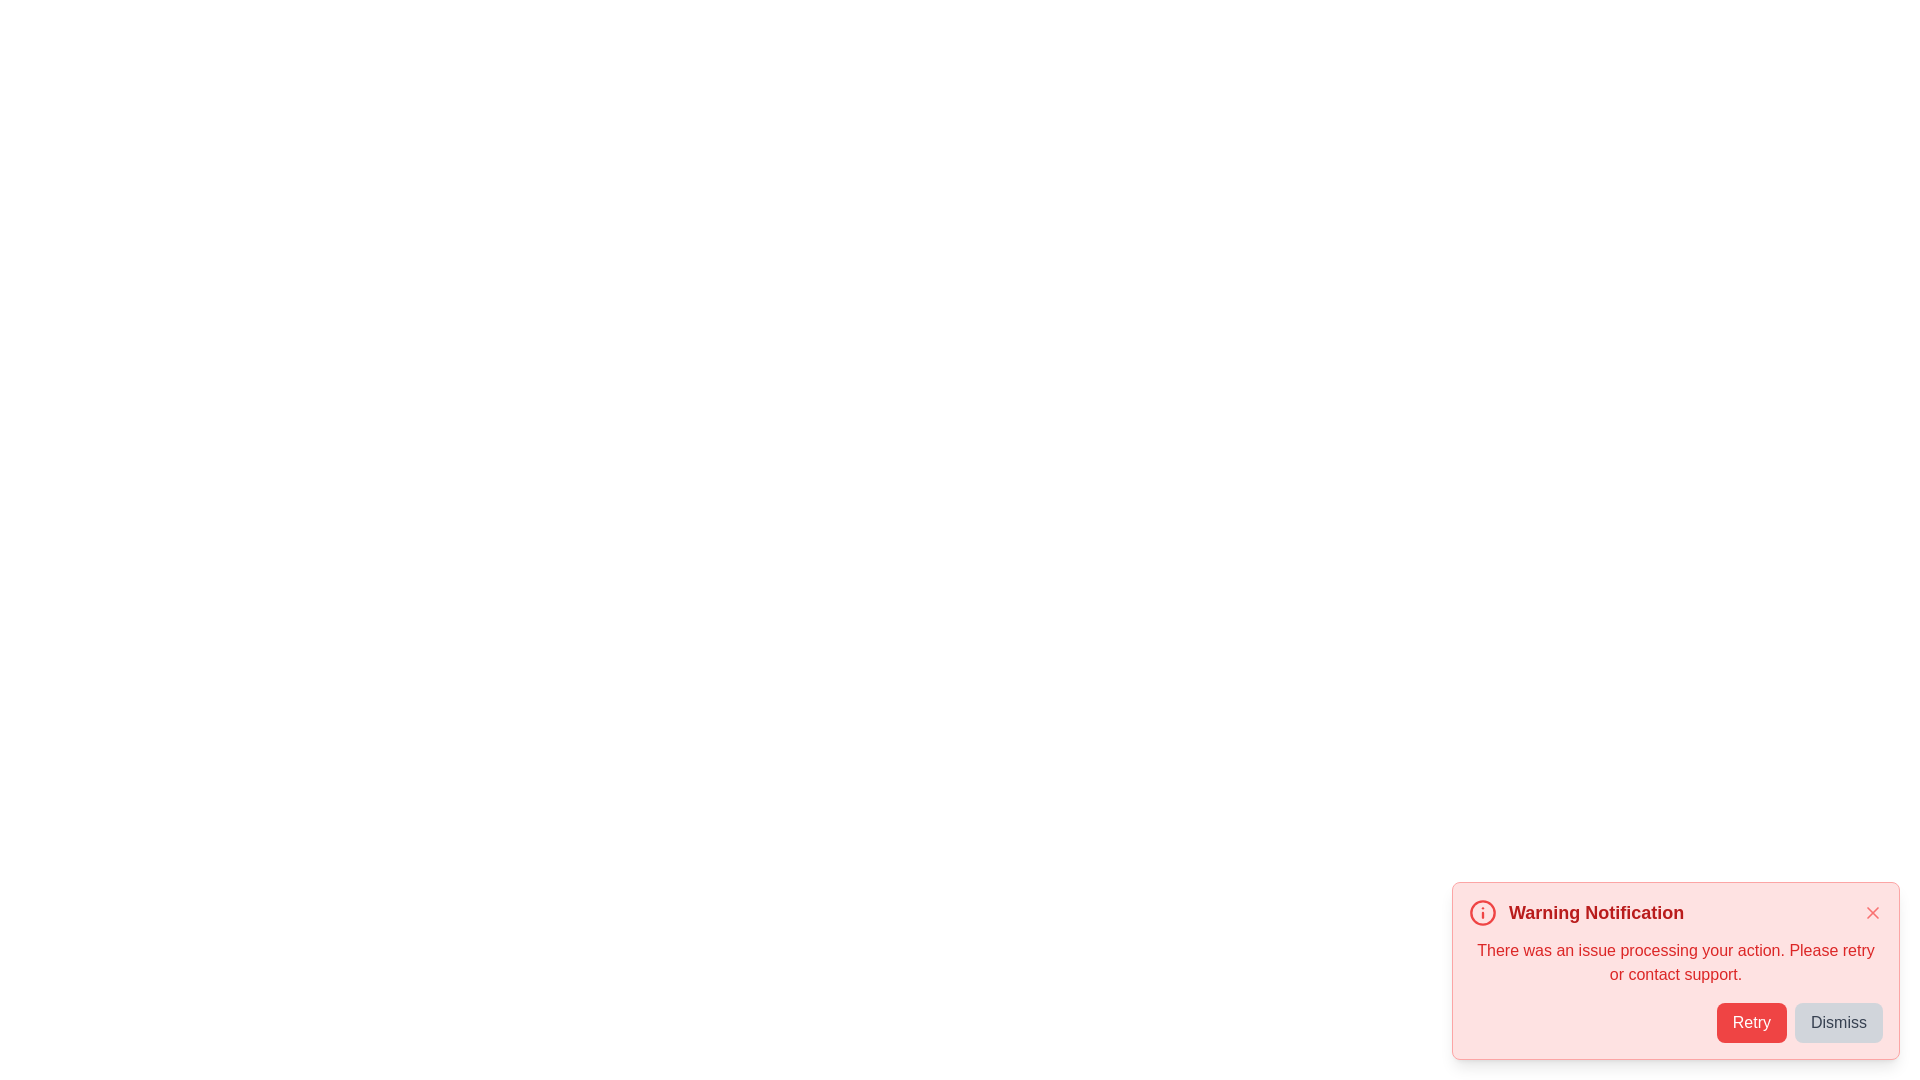 This screenshot has width=1920, height=1080. Describe the element at coordinates (1838, 1022) in the screenshot. I see `the 'Dismiss' button to close the notification` at that location.